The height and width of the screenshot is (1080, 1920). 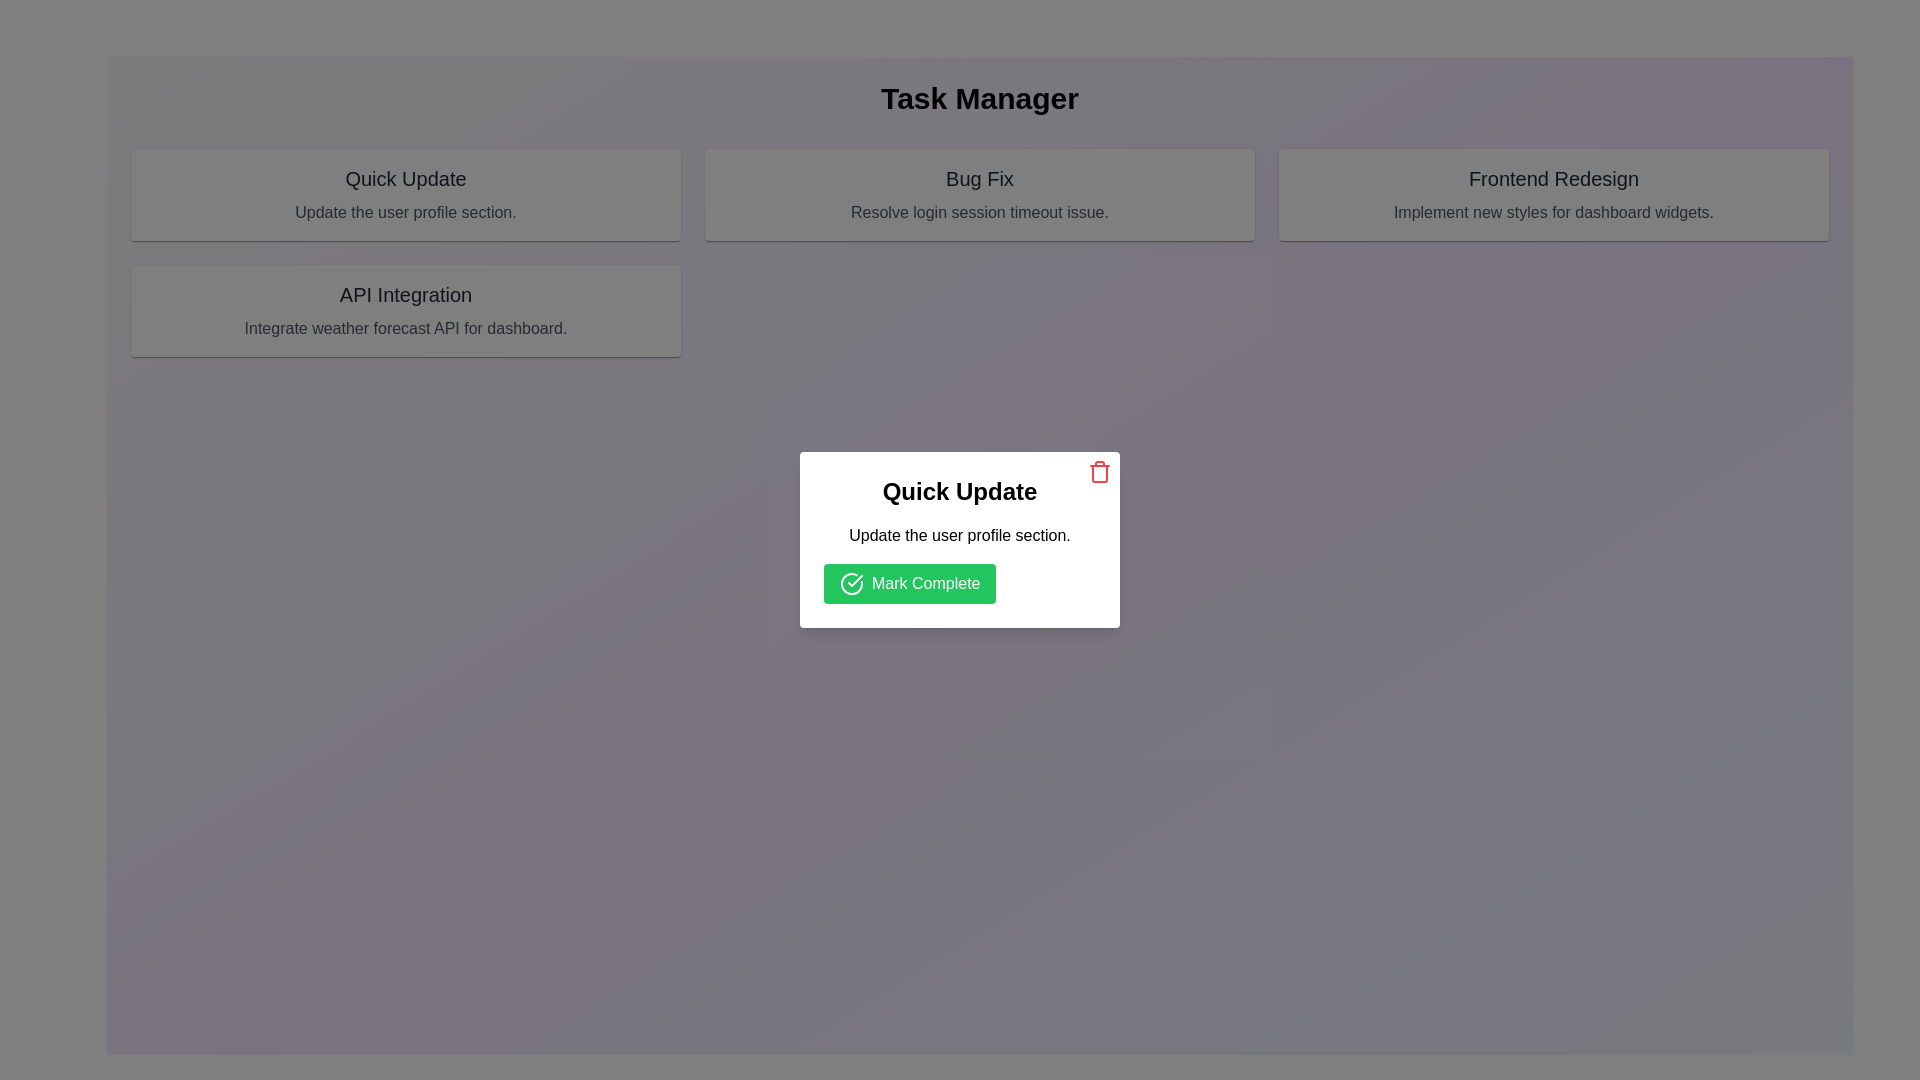 What do you see at coordinates (393, 182) in the screenshot?
I see `the 'Quick Update' clickable card located in the first row and first column of the grid layout` at bounding box center [393, 182].